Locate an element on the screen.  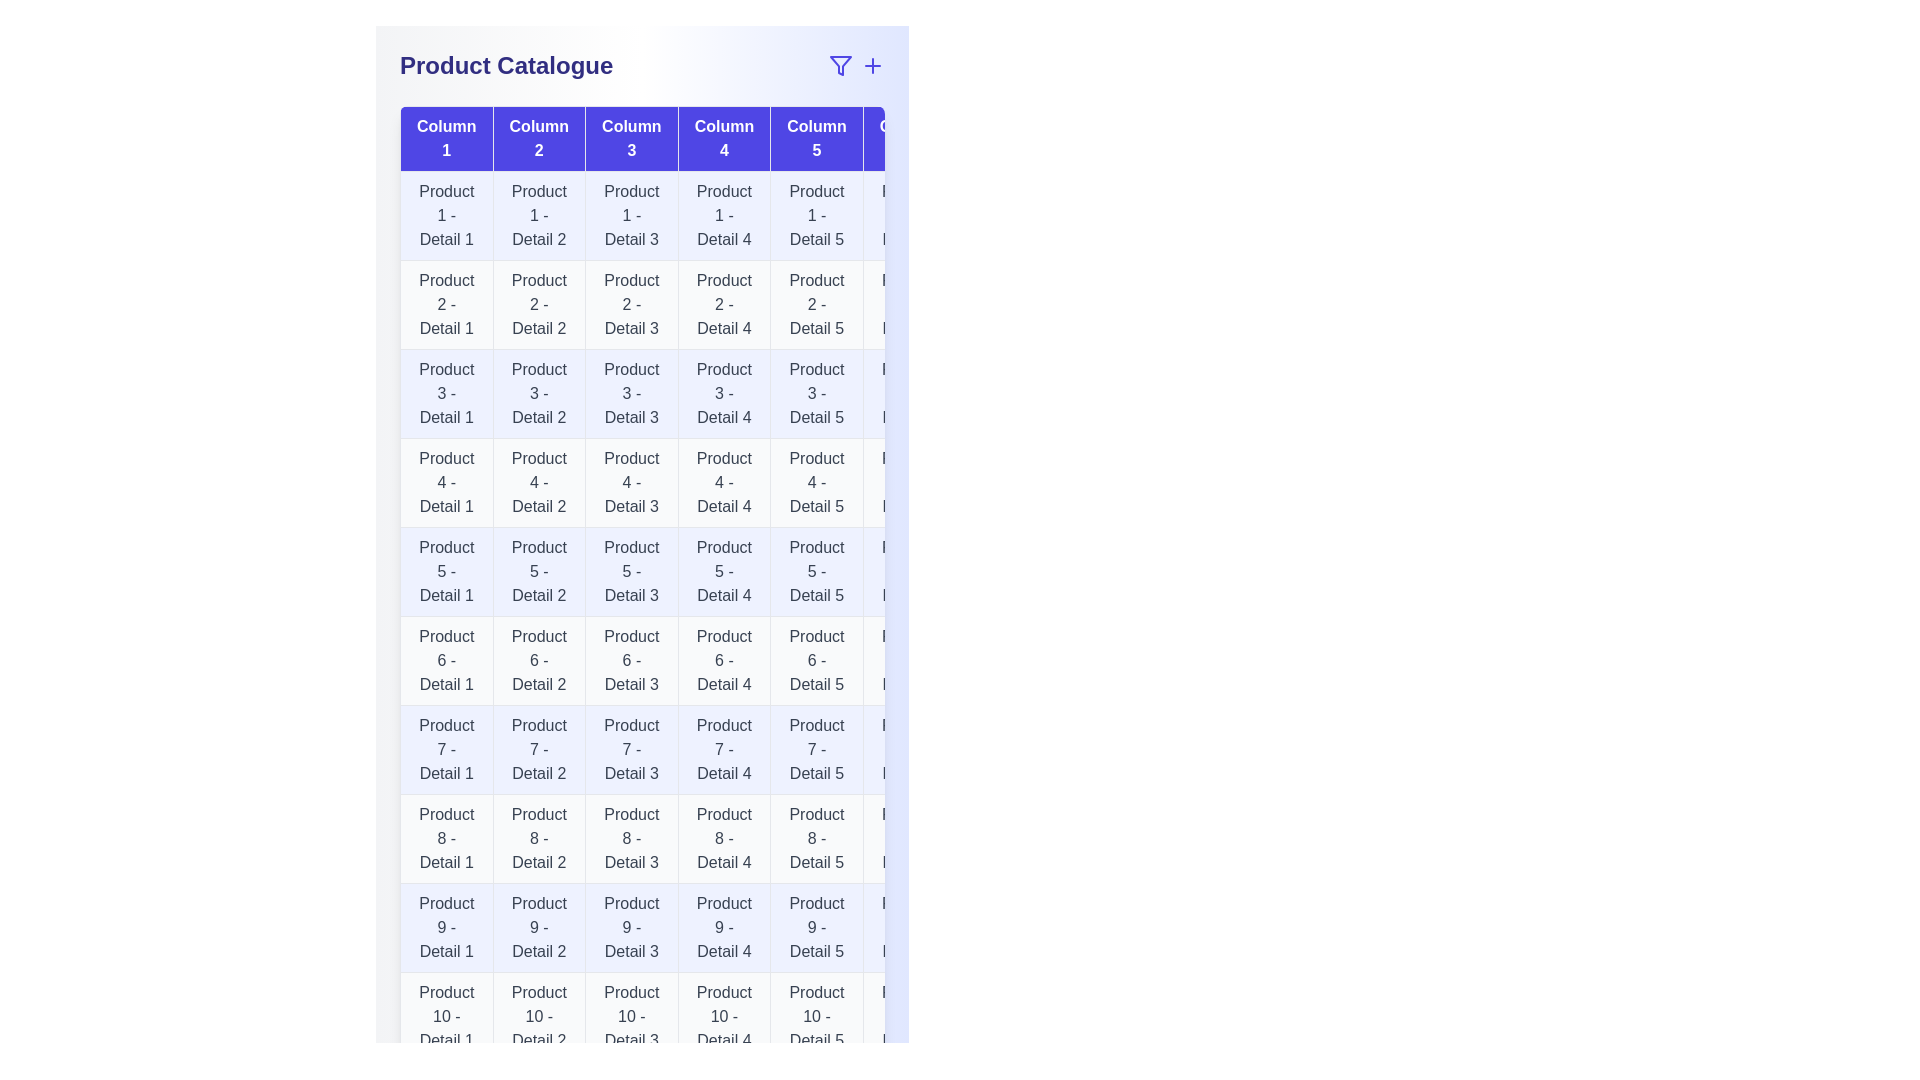
the header of column Column 1 to sort the table by that column is located at coordinates (445, 137).